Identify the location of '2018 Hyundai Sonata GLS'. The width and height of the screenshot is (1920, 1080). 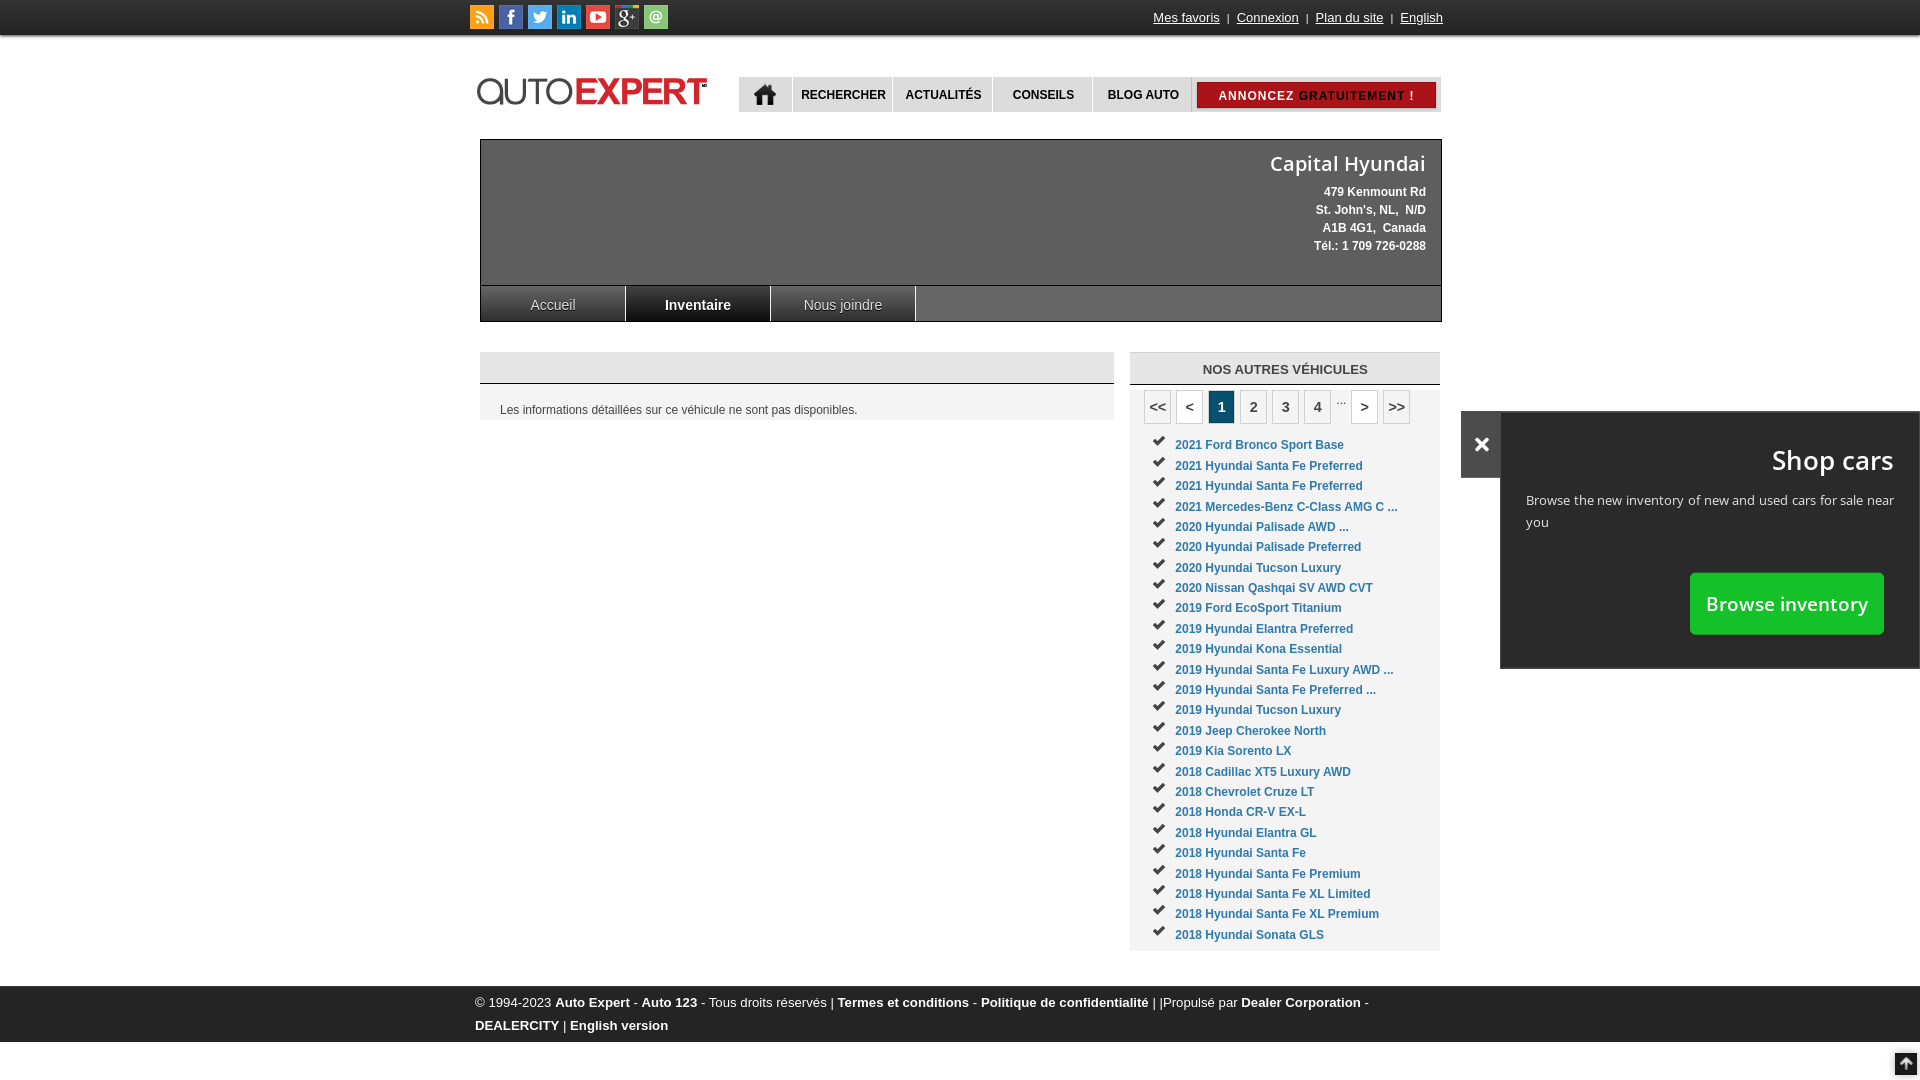
(1248, 934).